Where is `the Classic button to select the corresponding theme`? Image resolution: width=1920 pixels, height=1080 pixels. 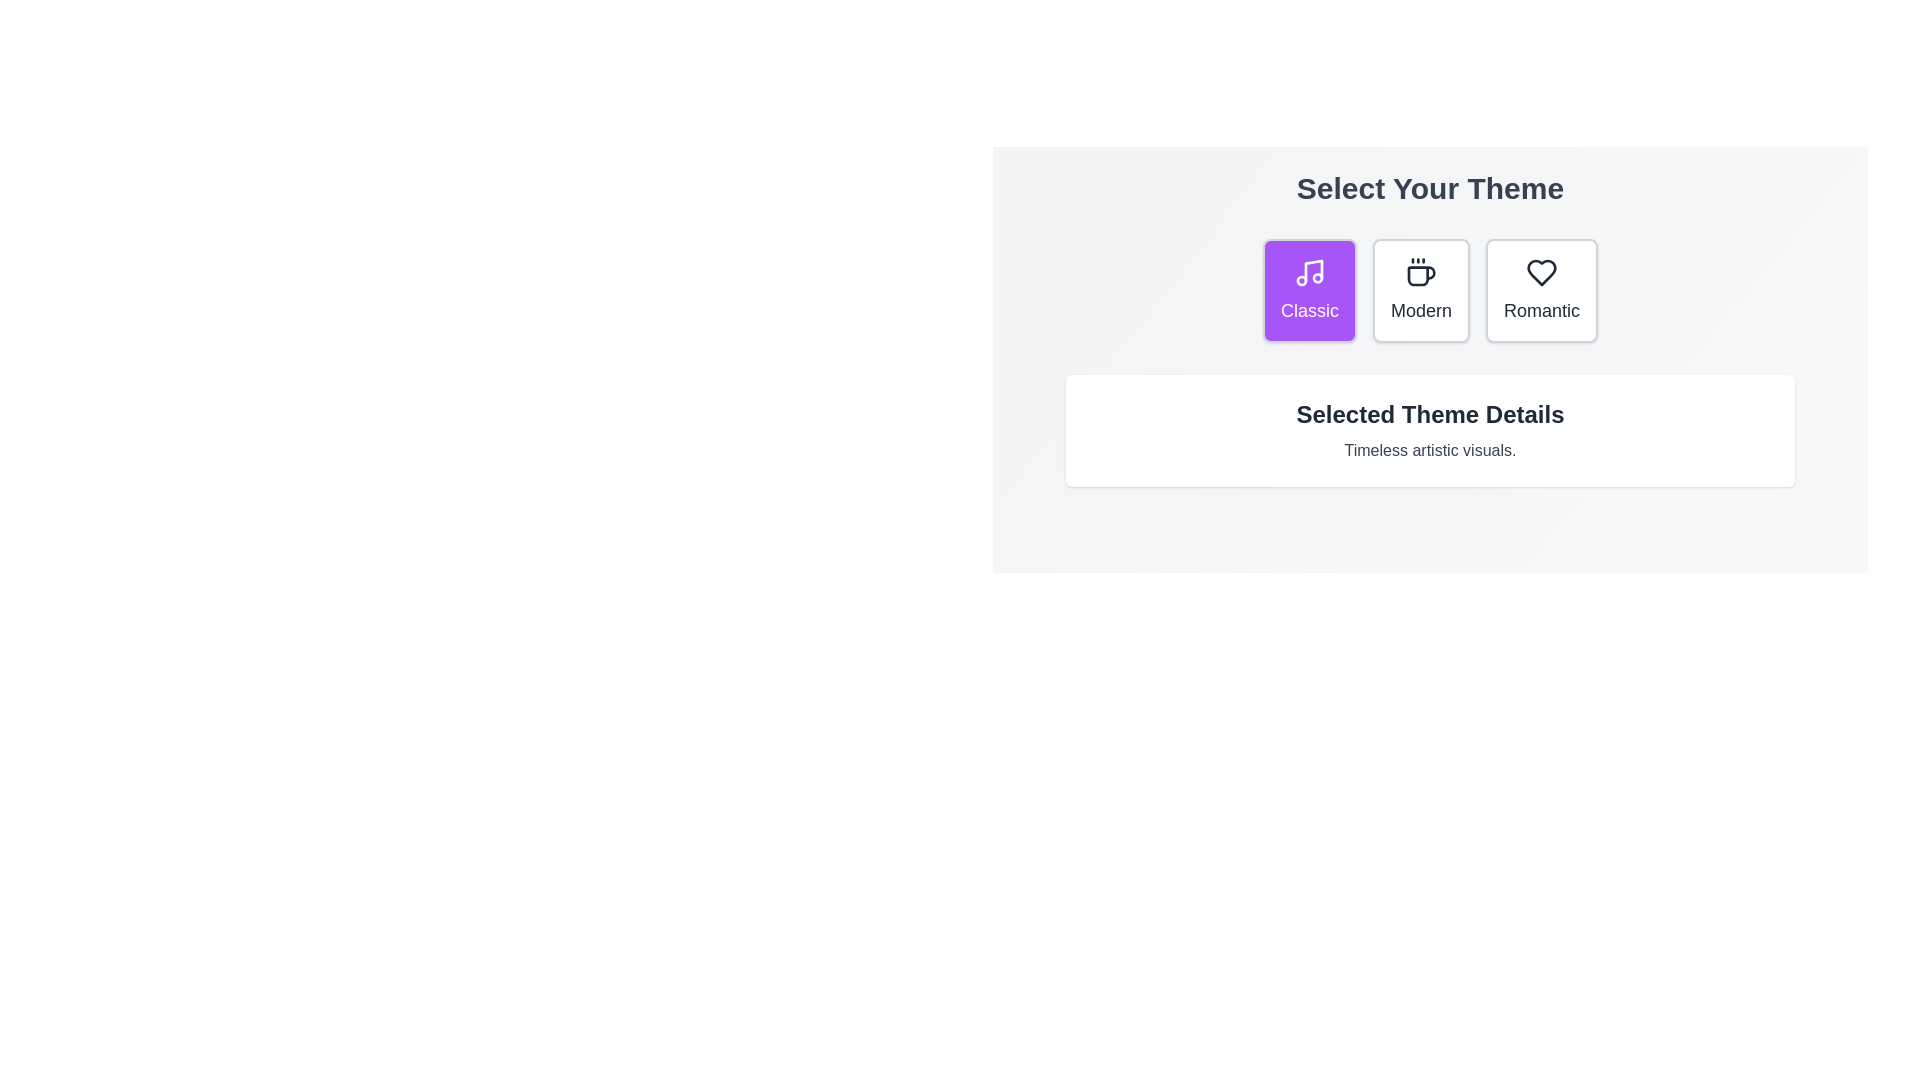 the Classic button to select the corresponding theme is located at coordinates (1310, 290).